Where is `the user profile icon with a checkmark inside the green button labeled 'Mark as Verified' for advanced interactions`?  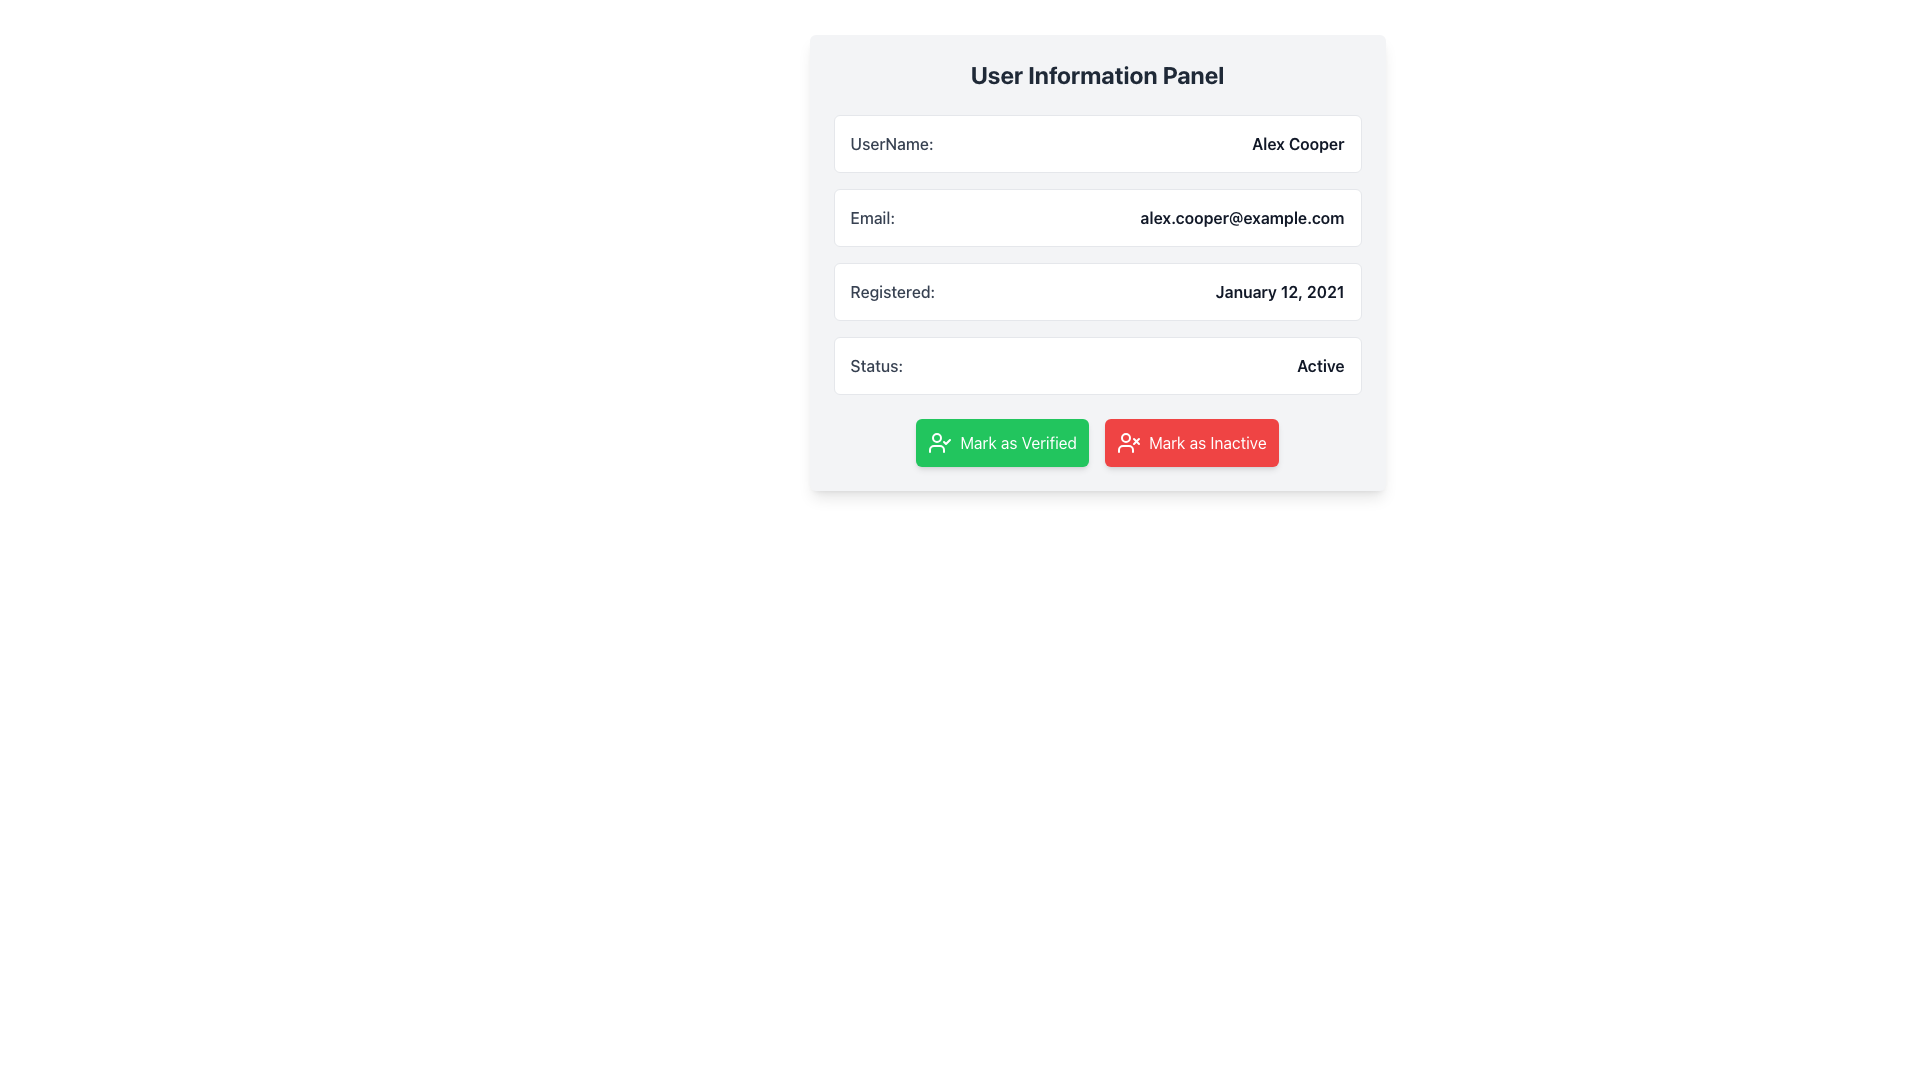 the user profile icon with a checkmark inside the green button labeled 'Mark as Verified' for advanced interactions is located at coordinates (939, 442).